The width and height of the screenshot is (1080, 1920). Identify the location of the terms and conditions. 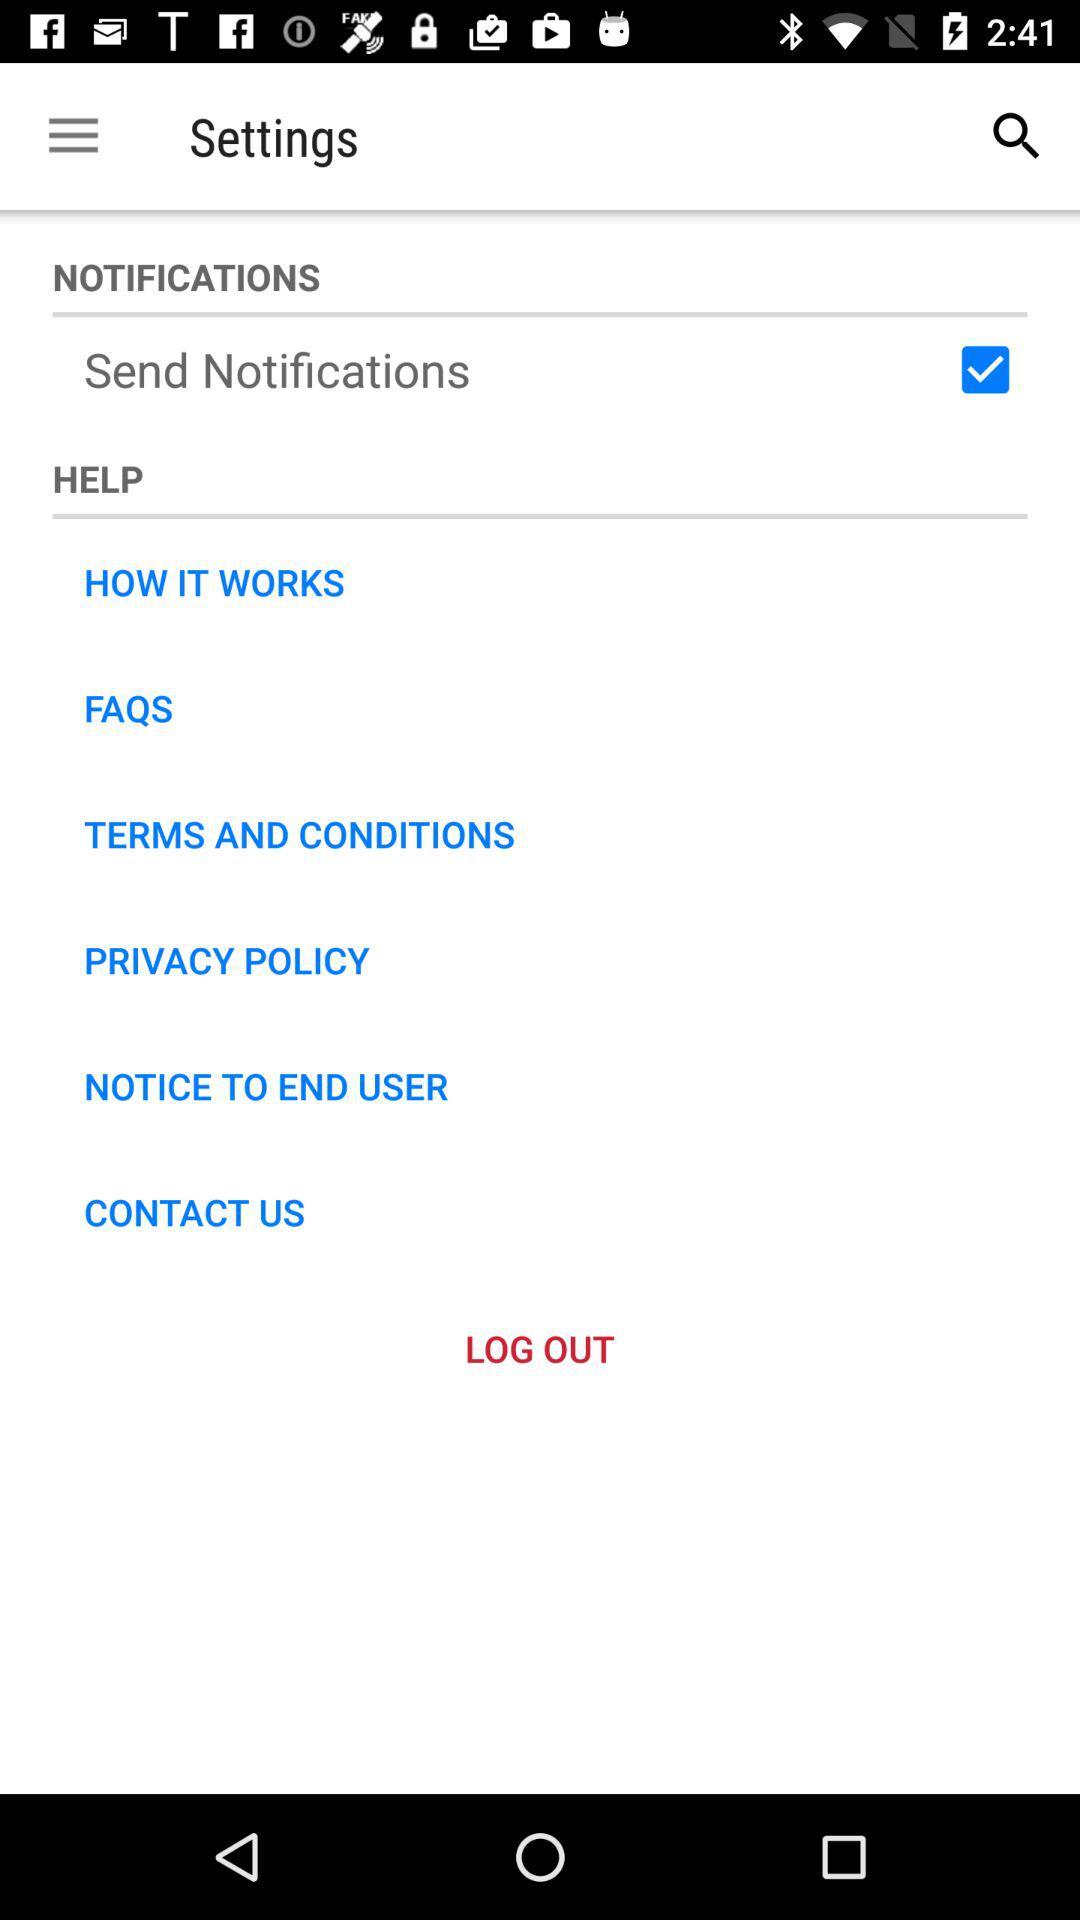
(299, 834).